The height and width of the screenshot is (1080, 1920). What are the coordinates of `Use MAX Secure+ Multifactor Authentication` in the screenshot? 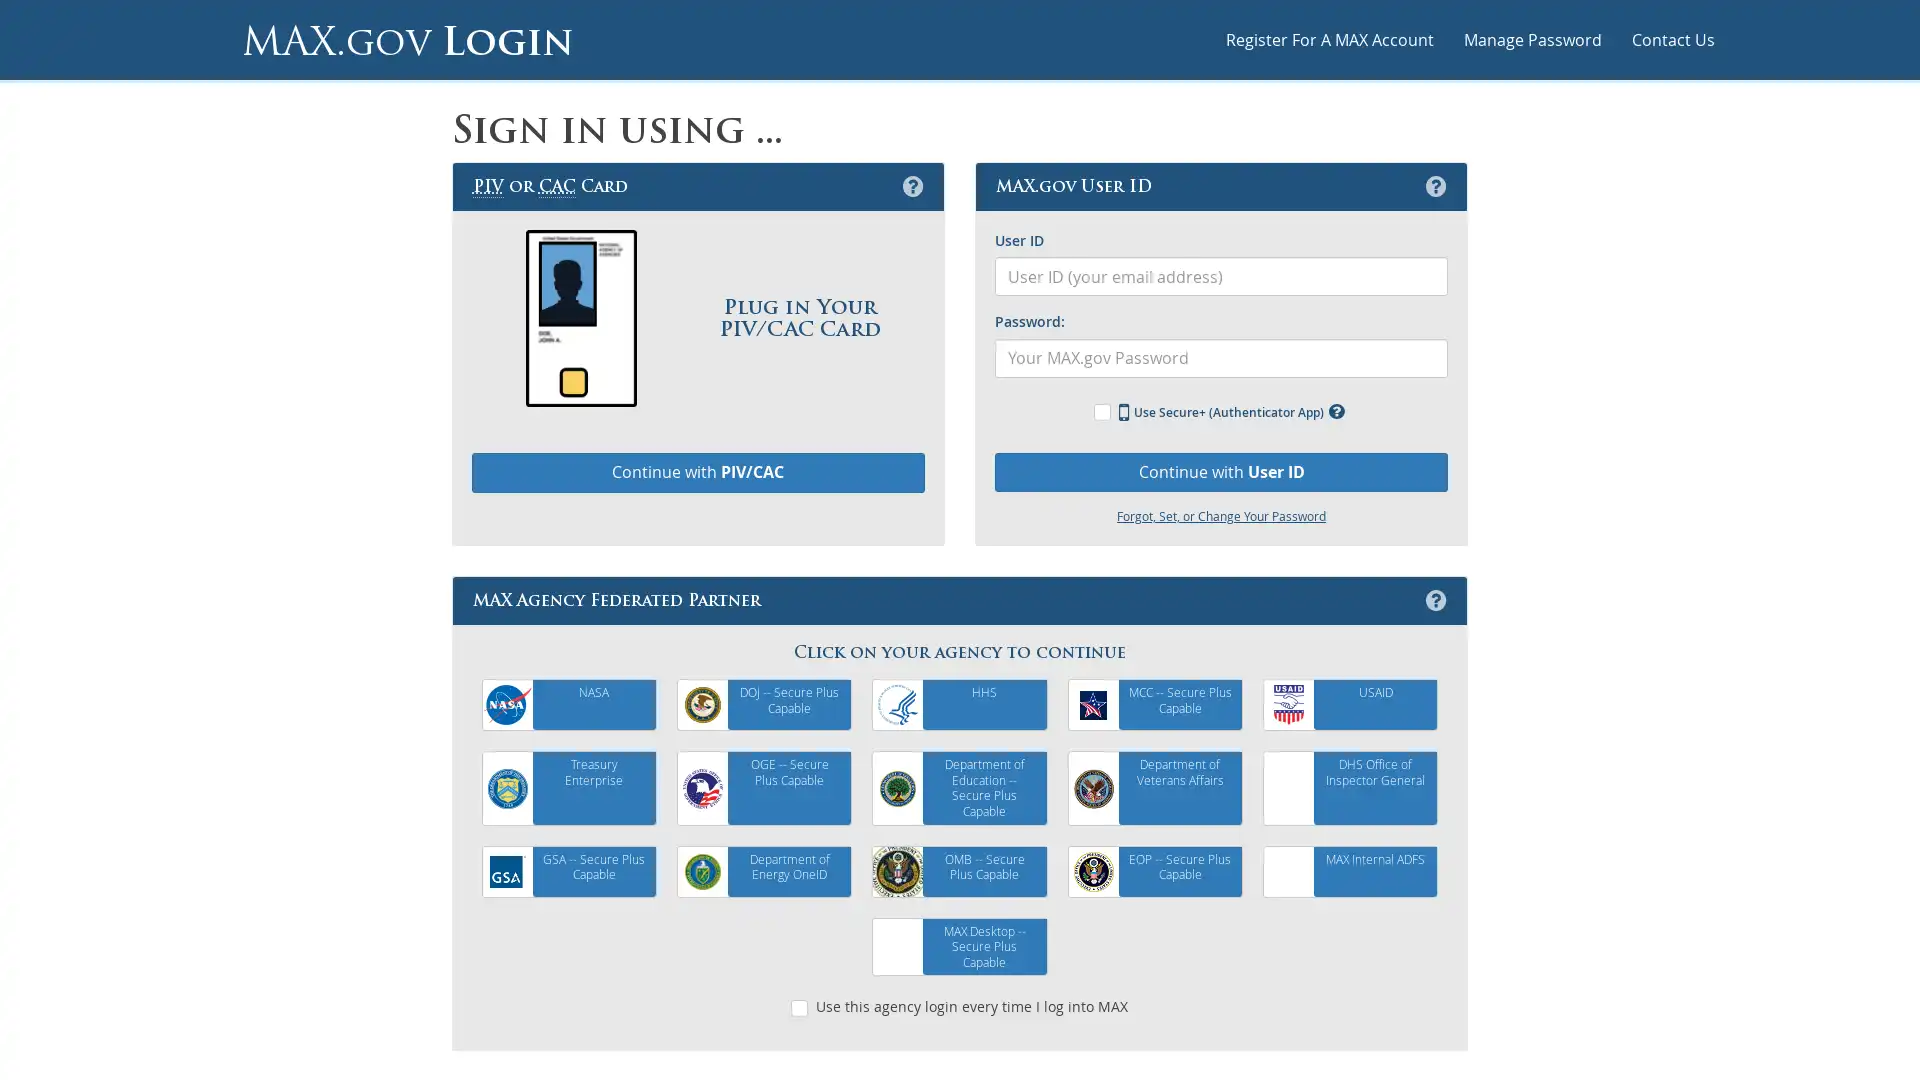 It's located at (1336, 410).